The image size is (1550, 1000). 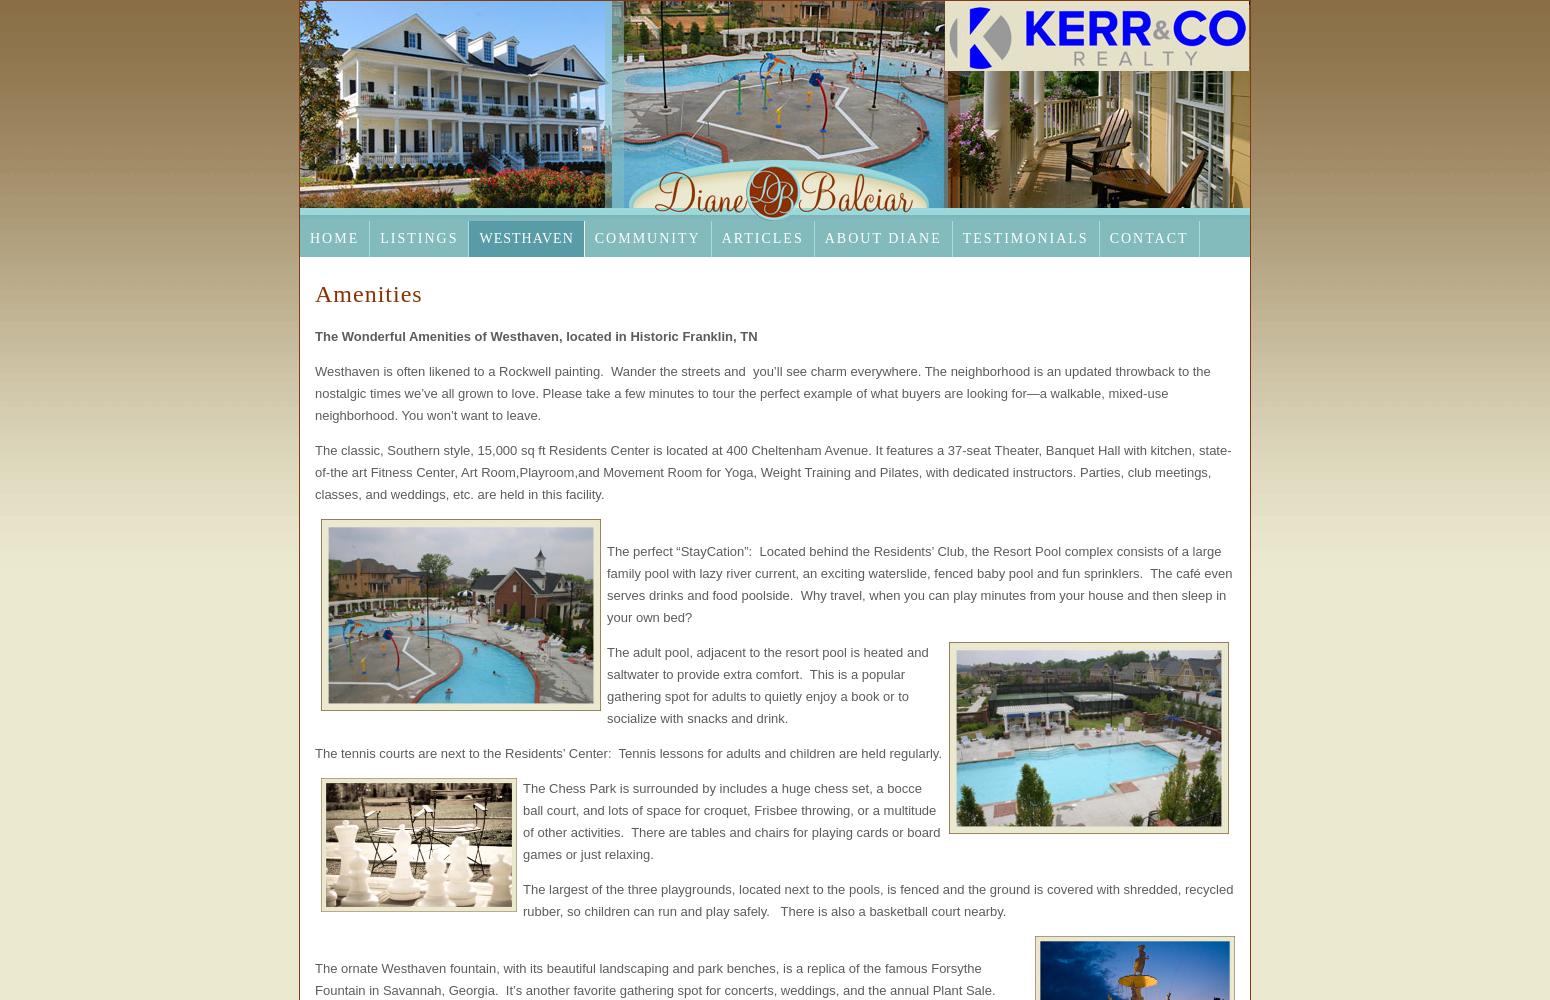 I want to click on 'Westhaven is often likened to a Rockwell painting.  Wander the streets and  you’ll see charm everywhere. The neighborhood is an updated throwback to the nostalgic times we’ve all grown to love. Please take a few minutes to tour the perfect example of what buyers are looking for—a walkable, mixed-use neighborhood. You won’t want to leave.', so click(x=762, y=393).